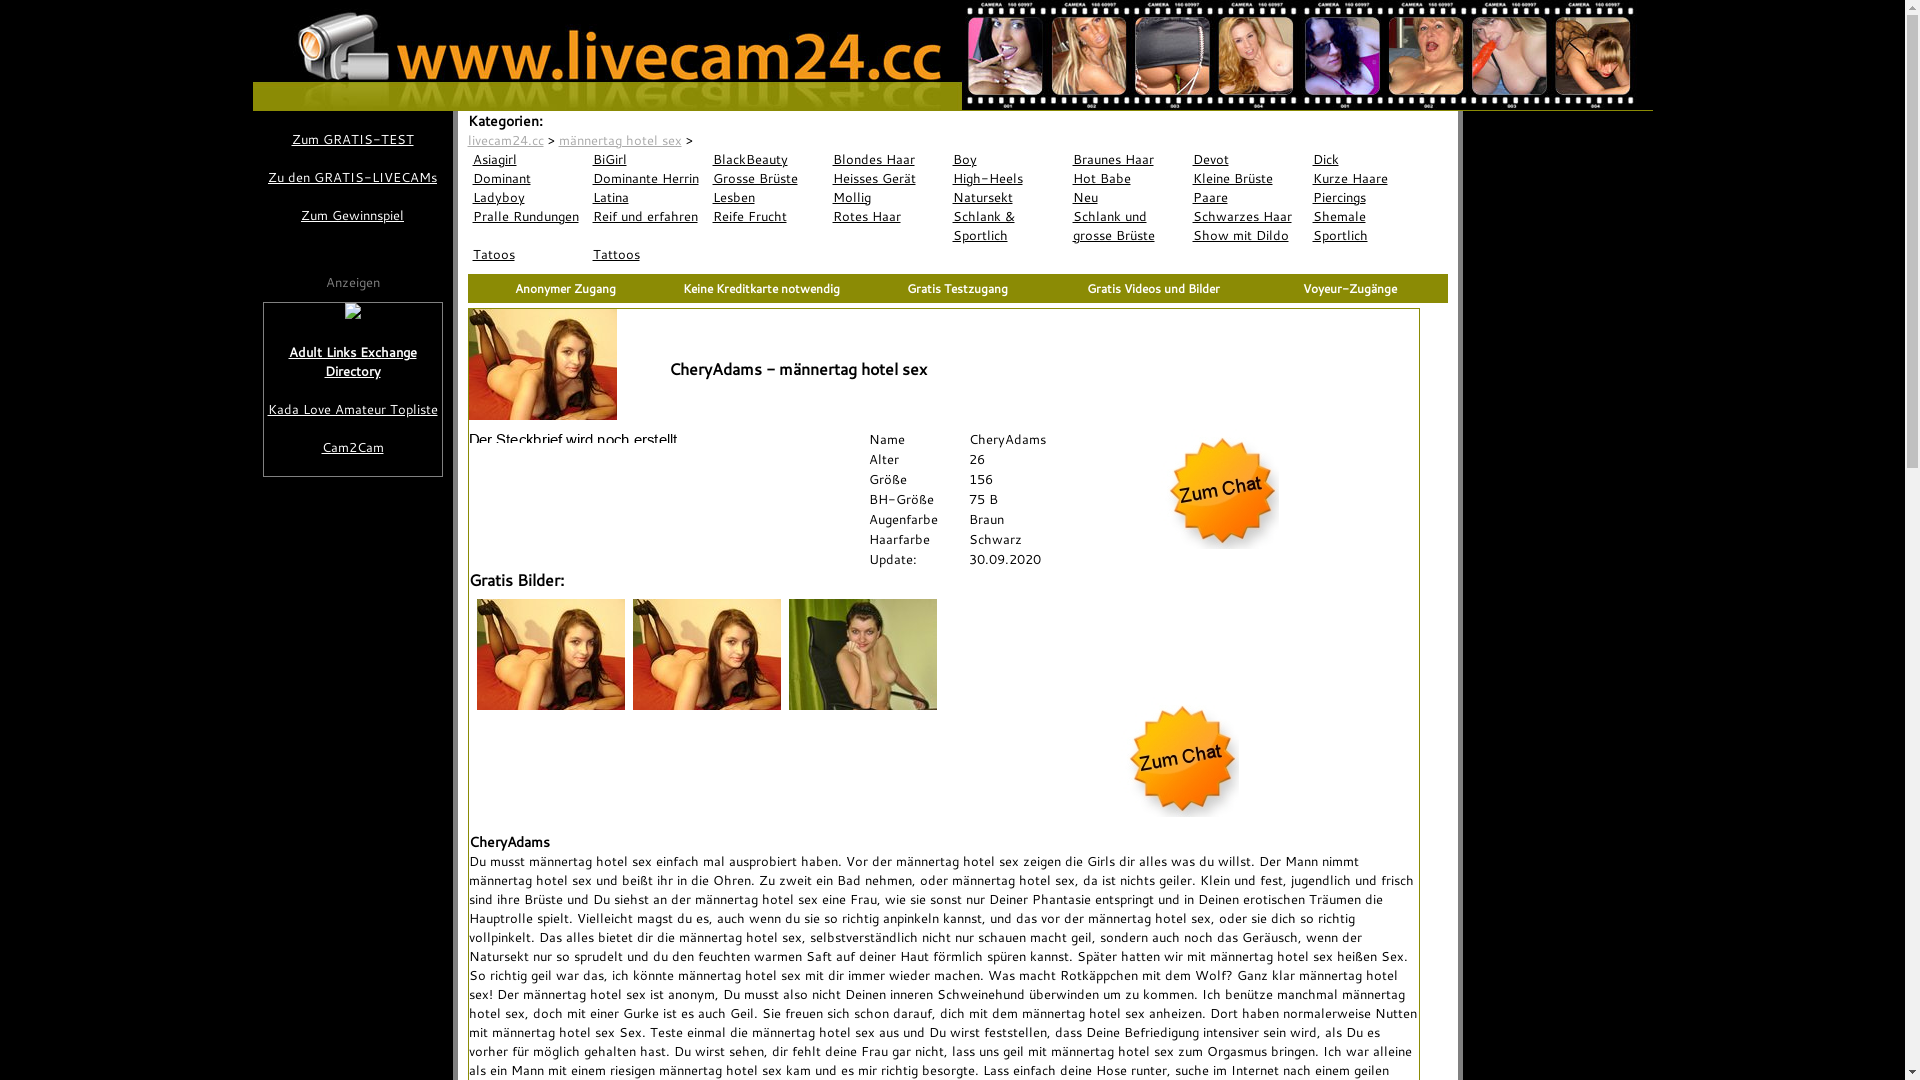 The width and height of the screenshot is (1920, 1080). Describe the element at coordinates (261, 176) in the screenshot. I see `'Zu den GRATIS-LIVECAMs'` at that location.